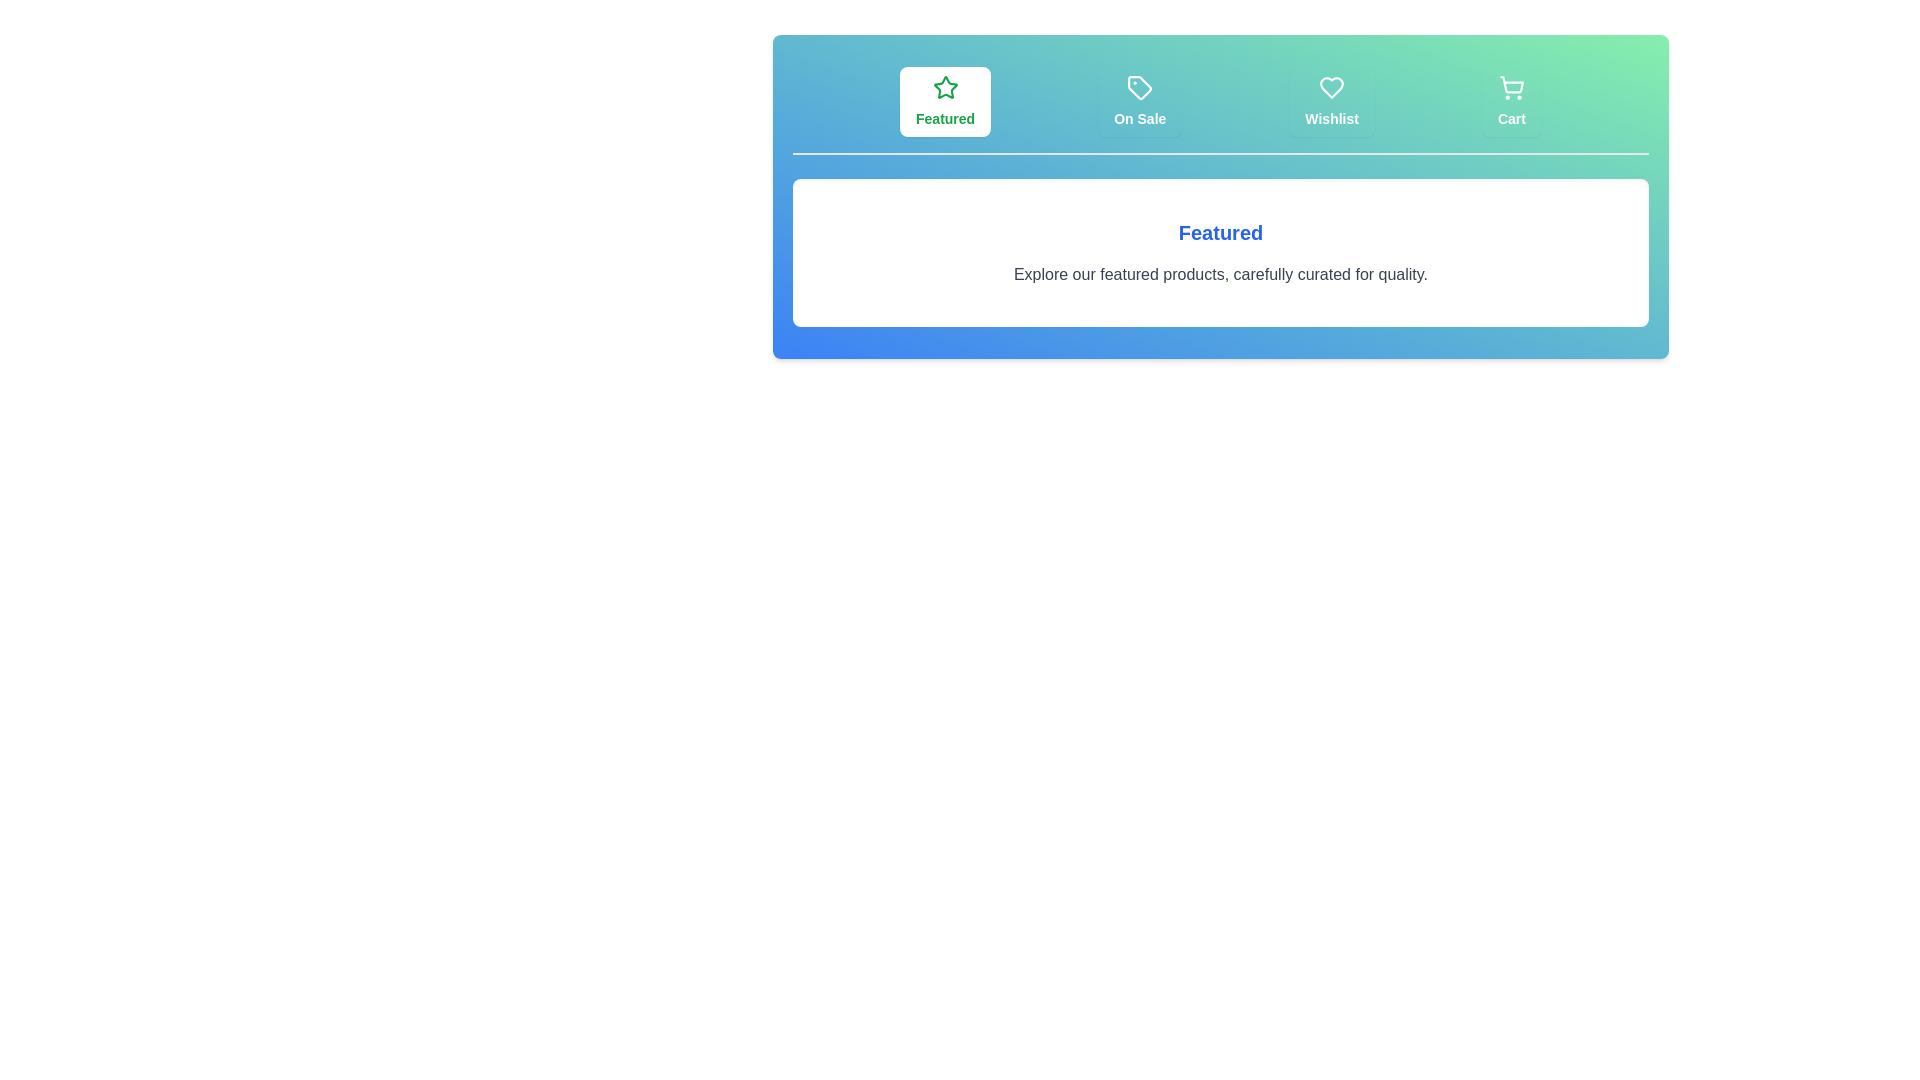 Image resolution: width=1920 pixels, height=1080 pixels. I want to click on the tab labeled Wishlist to switch the view, so click(1332, 101).